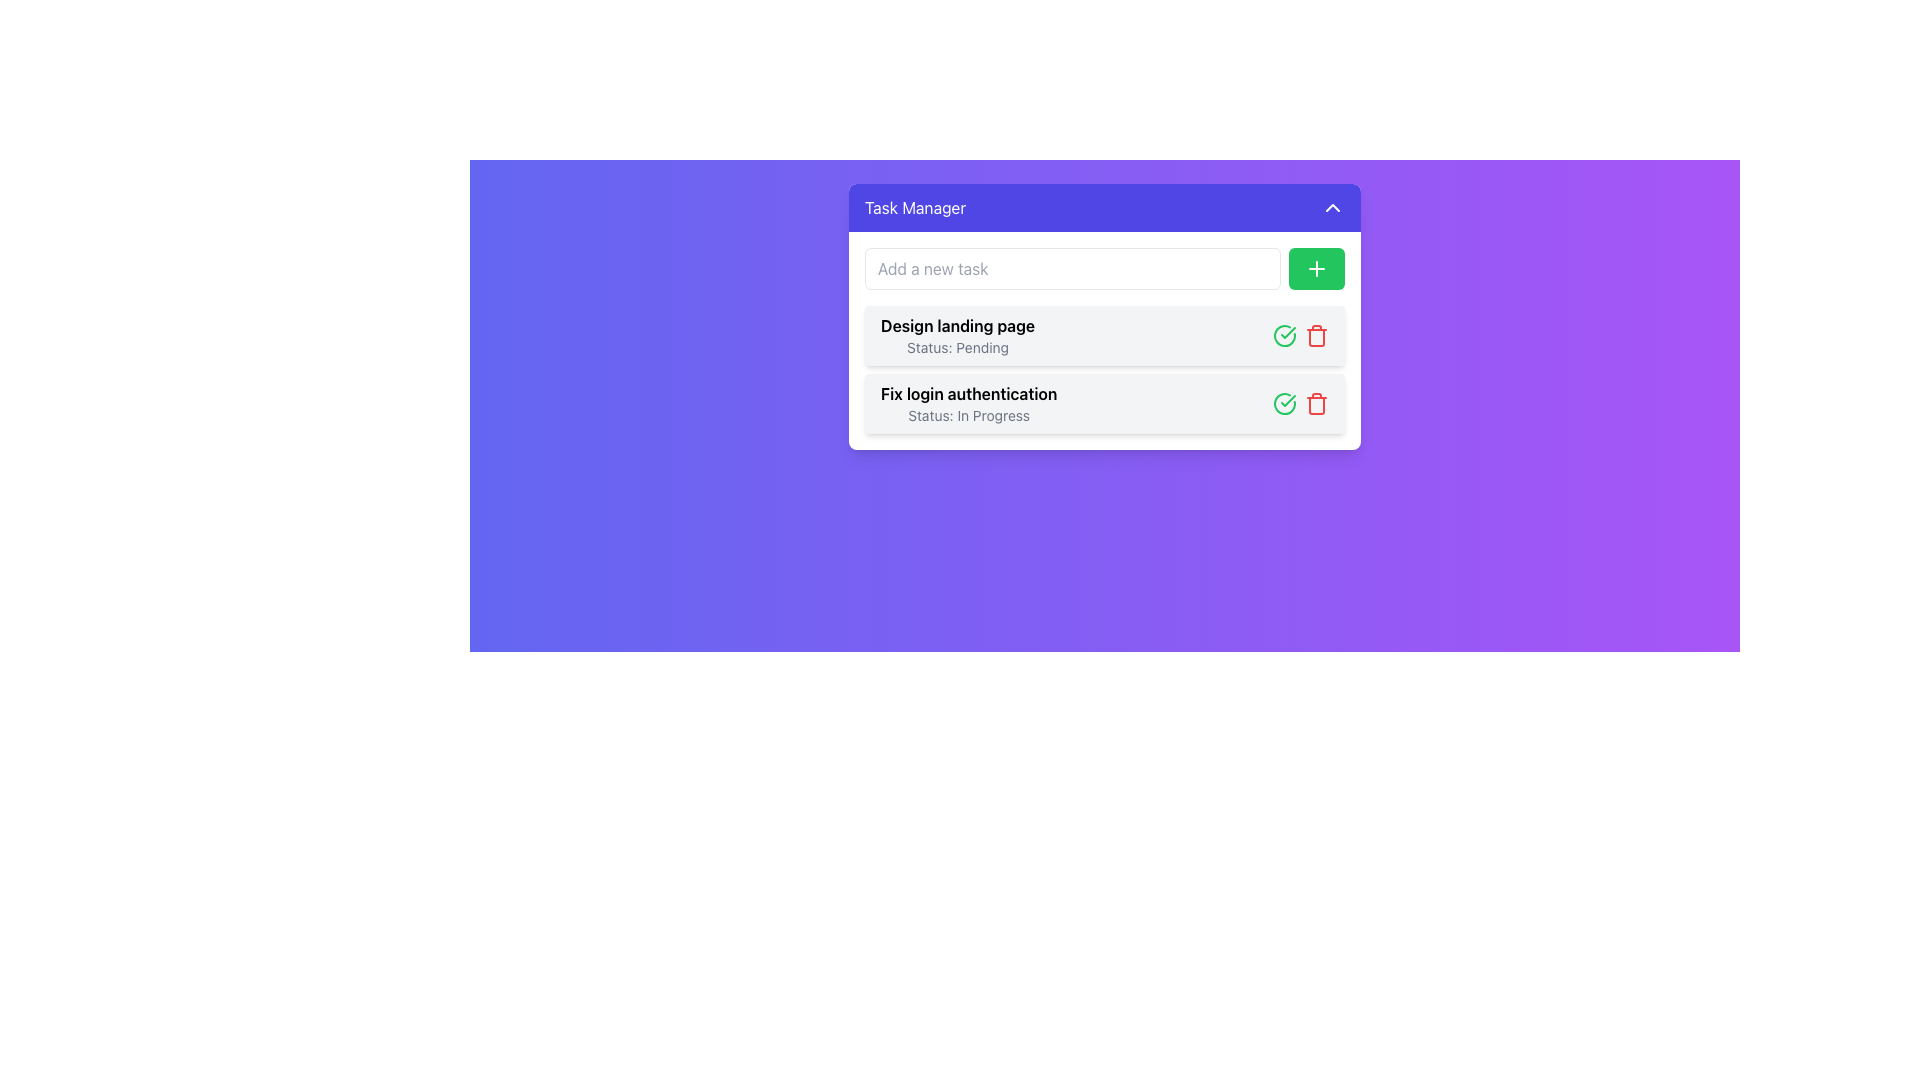  What do you see at coordinates (1103, 404) in the screenshot?
I see `the interactive icons on the task item 'Fix login authentication' to mark the task as completed or delete it` at bounding box center [1103, 404].